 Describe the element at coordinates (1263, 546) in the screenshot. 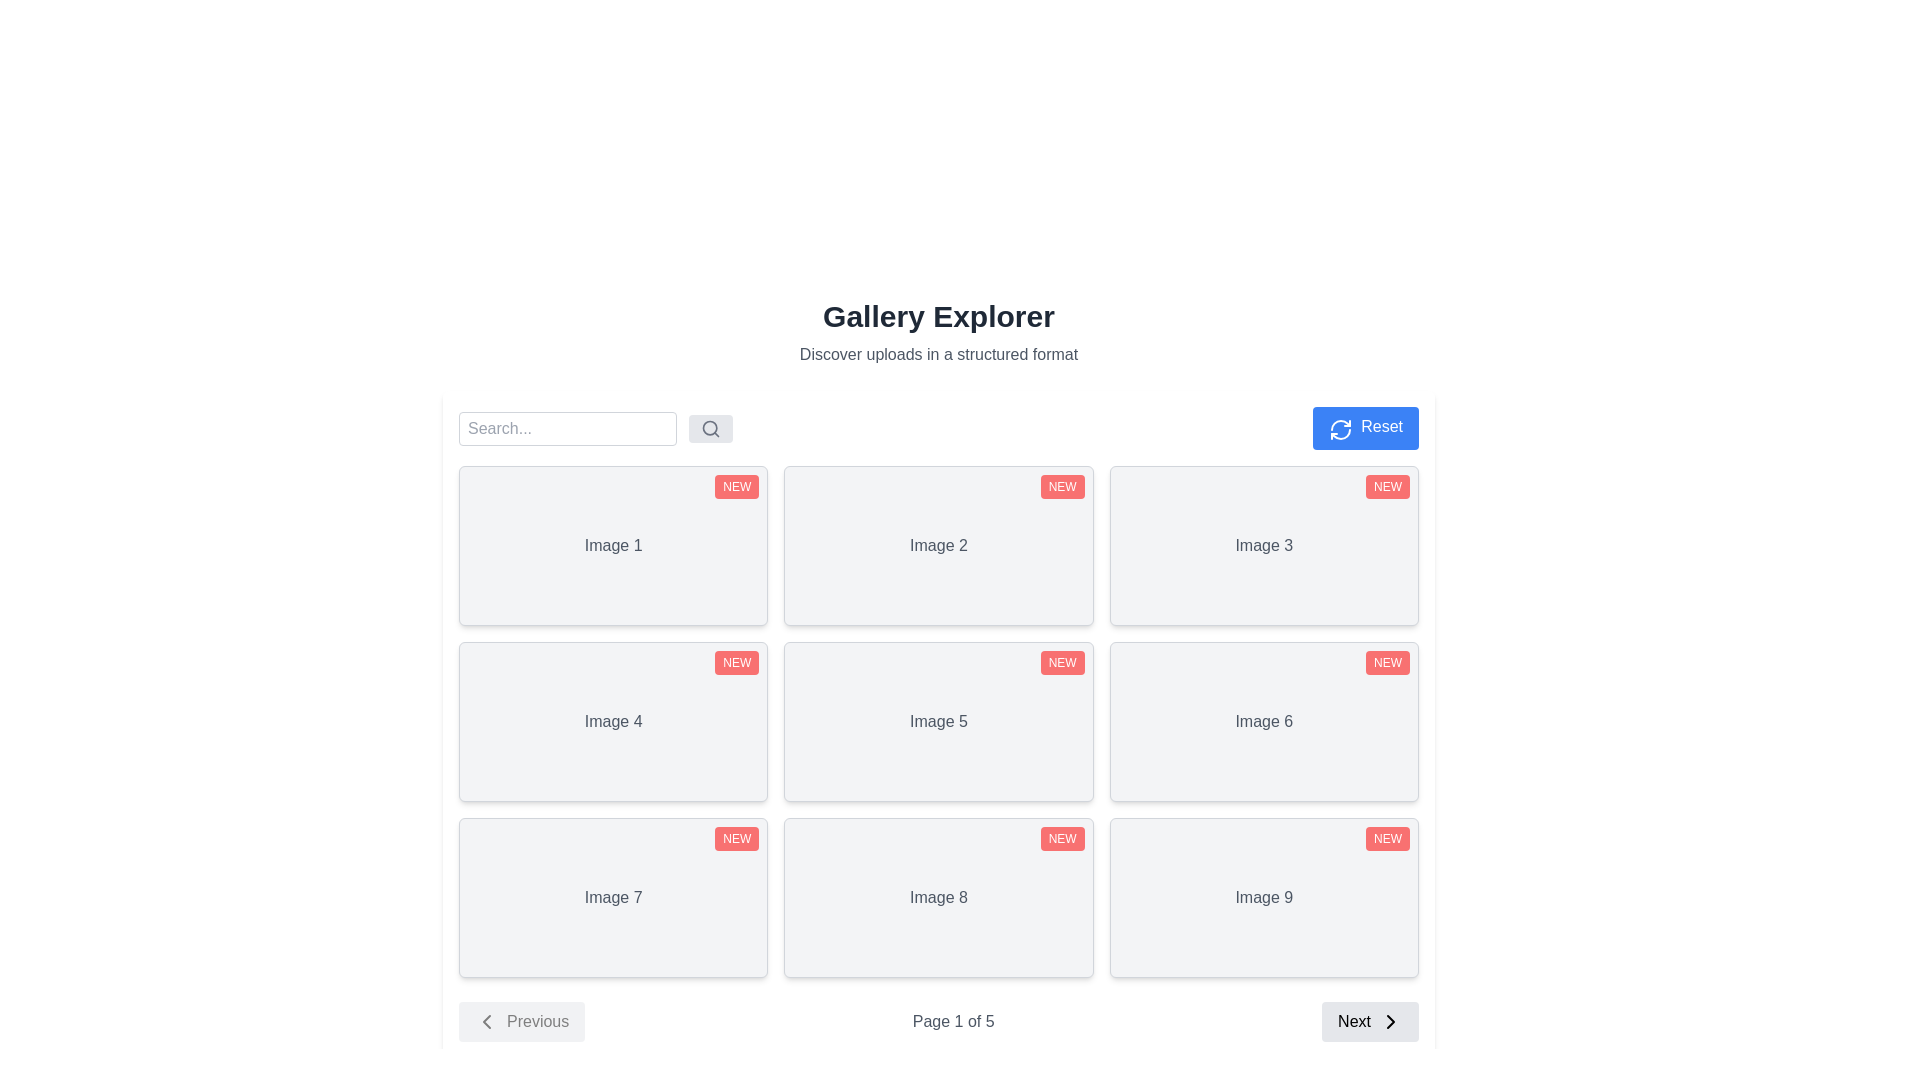

I see `the card labeled 'Image 3' which has a light gray background, a thin dark gray border, centered text 'Image 3' in gray font, and a red 'NEW' badge at the top-right corner` at that location.